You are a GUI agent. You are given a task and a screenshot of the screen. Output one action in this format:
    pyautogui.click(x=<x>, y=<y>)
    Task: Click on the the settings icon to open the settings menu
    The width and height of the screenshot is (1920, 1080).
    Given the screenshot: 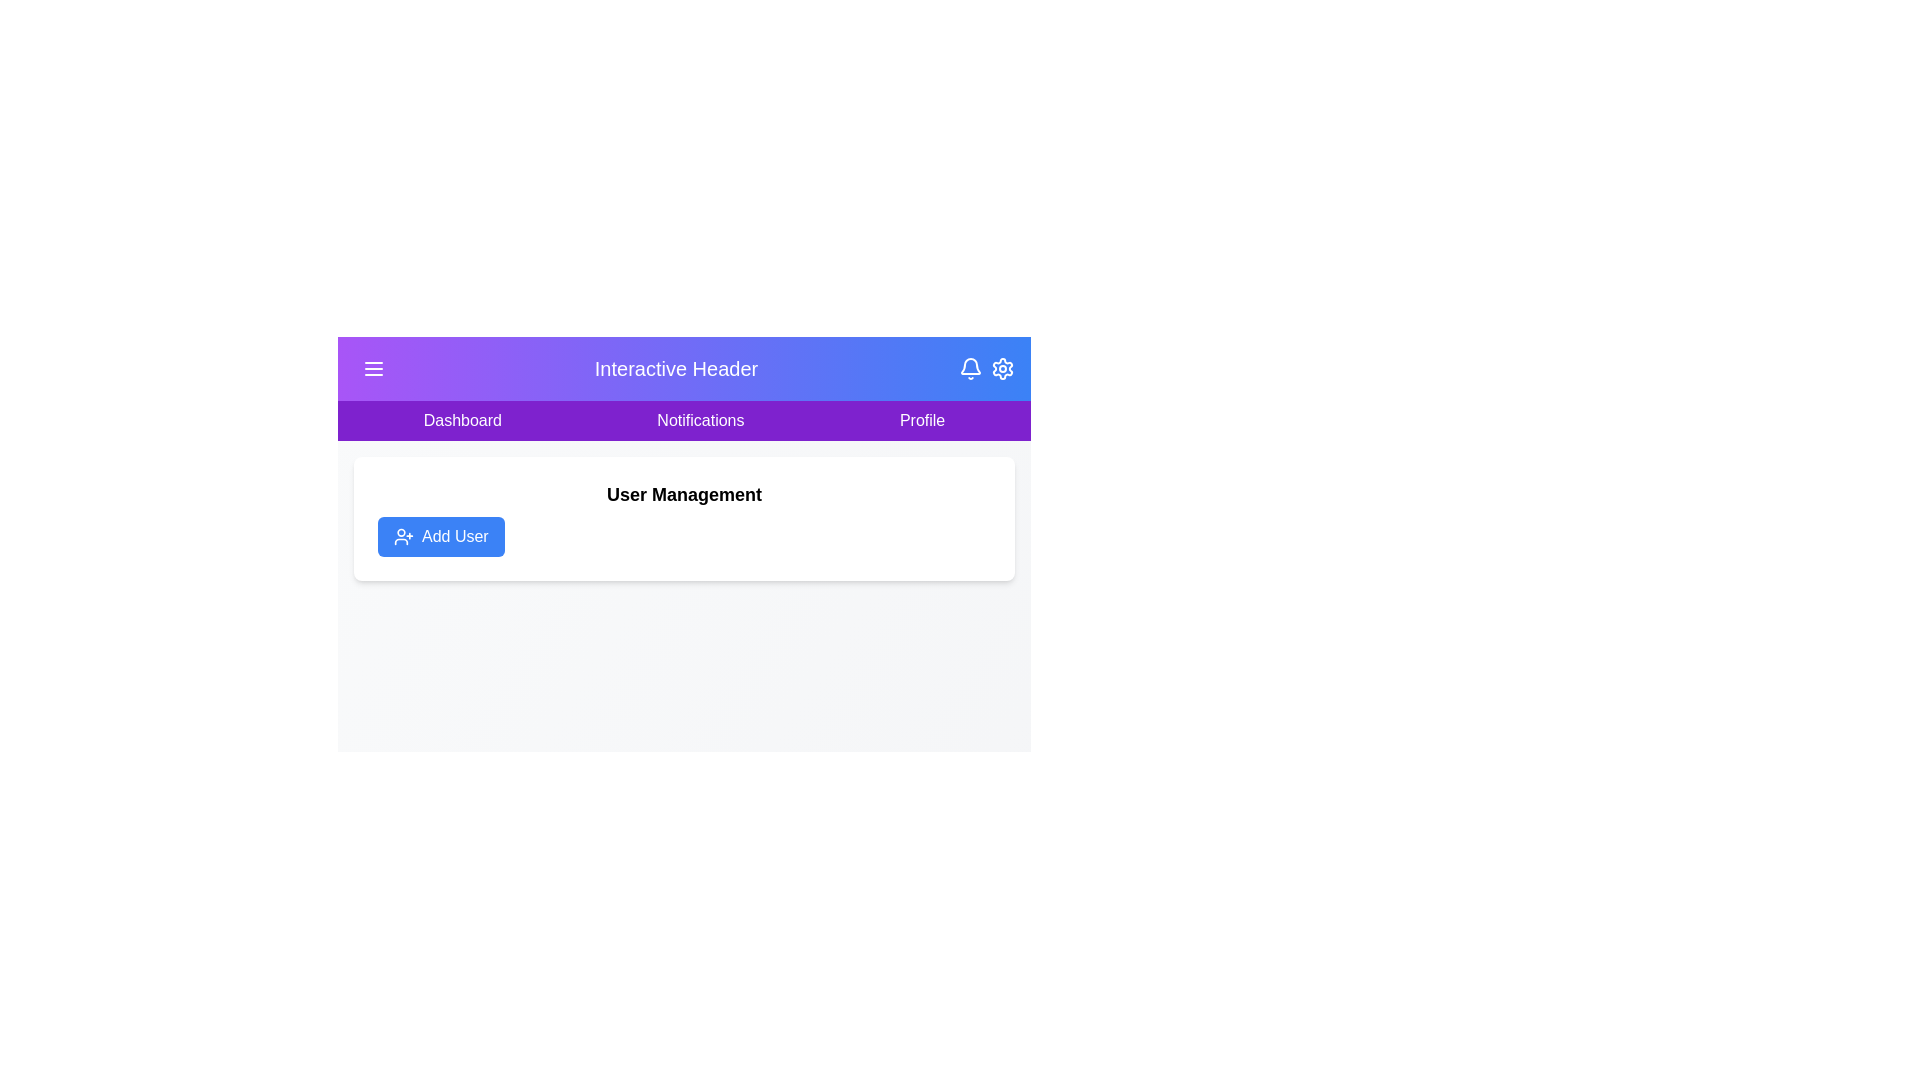 What is the action you would take?
    pyautogui.click(x=1003, y=369)
    